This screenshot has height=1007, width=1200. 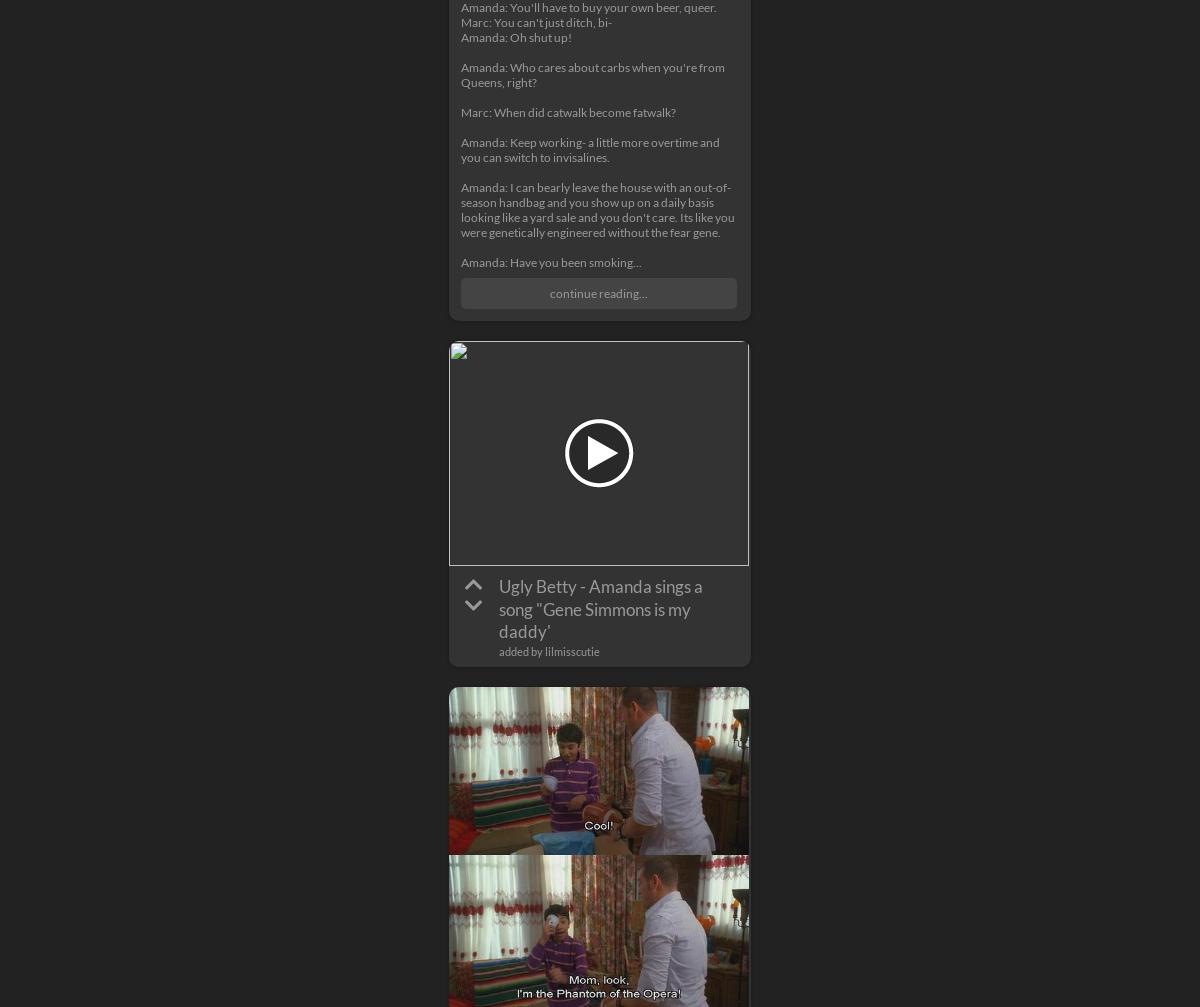 What do you see at coordinates (550, 262) in the screenshot?
I see `'Amanda: Have you been smoking...'` at bounding box center [550, 262].